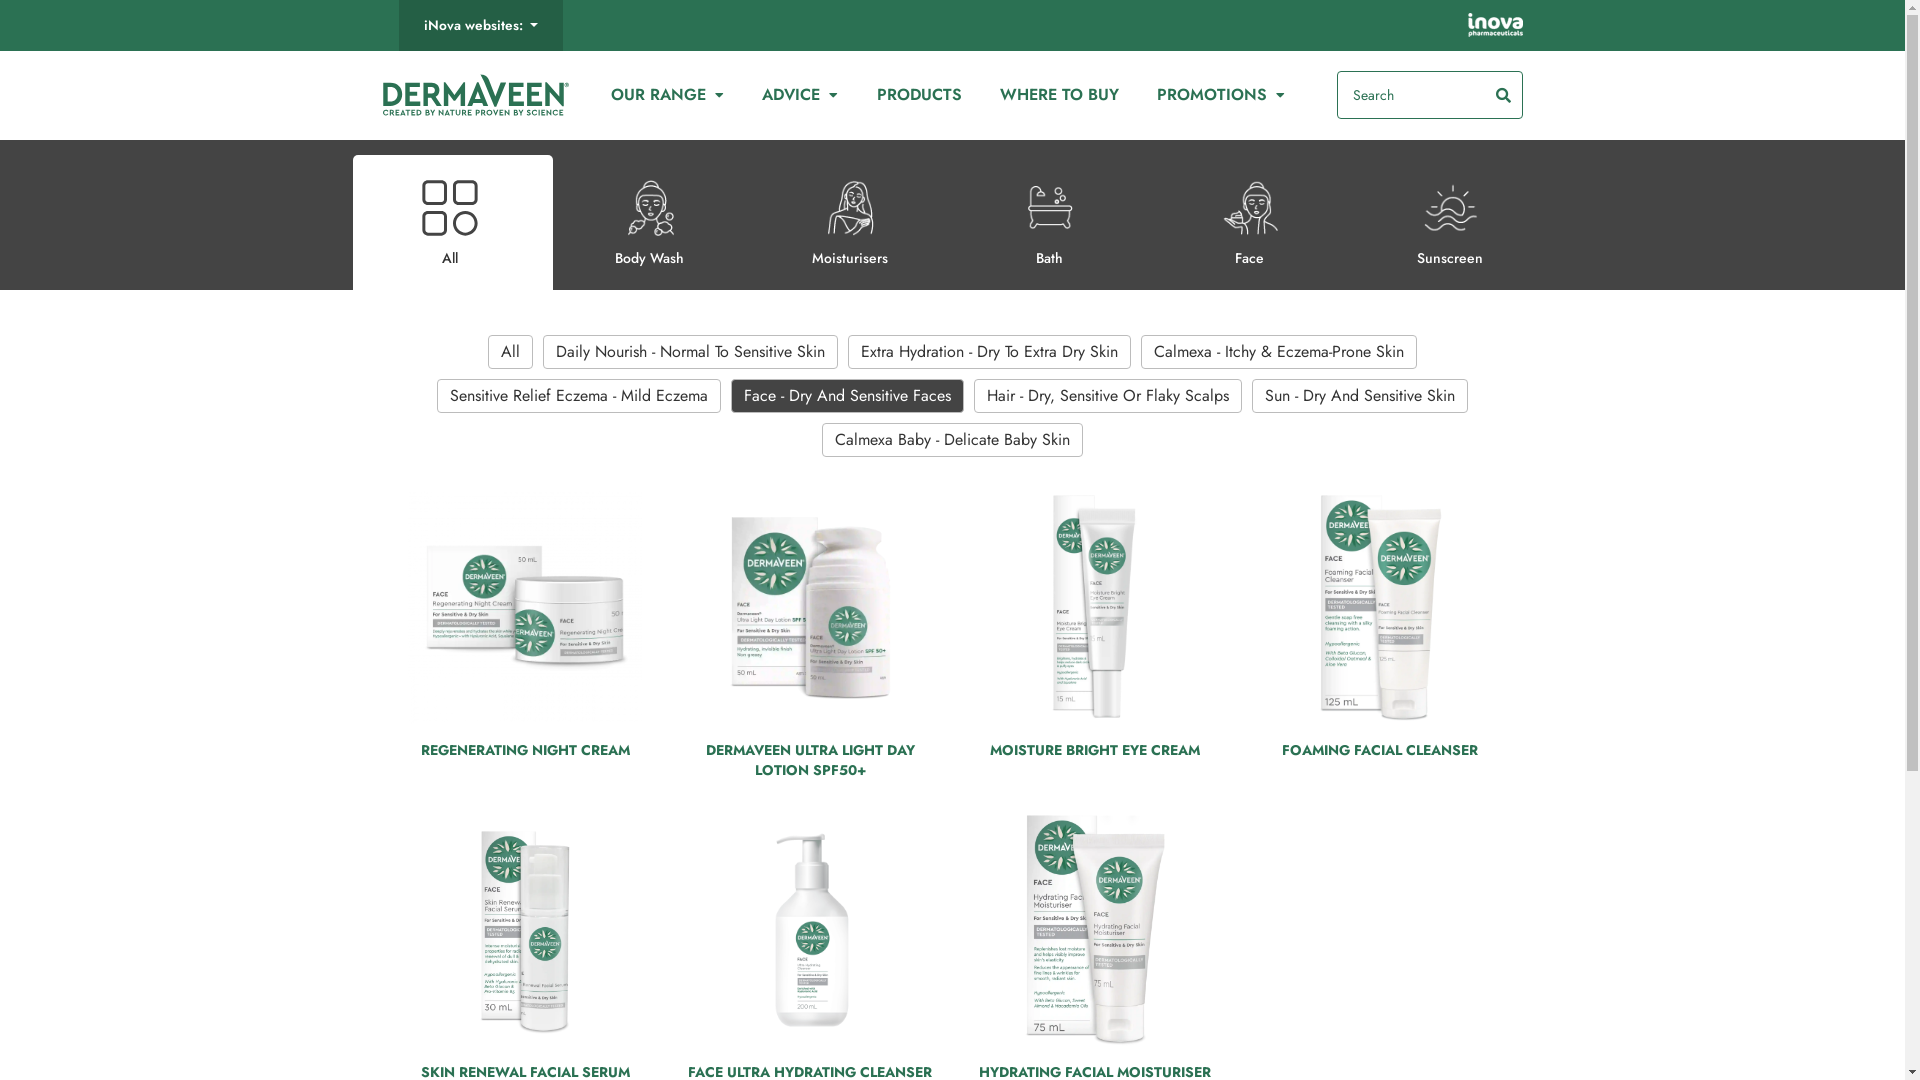 The image size is (1920, 1080). I want to click on 'Face - Dry And Sensitive Faces', so click(847, 396).